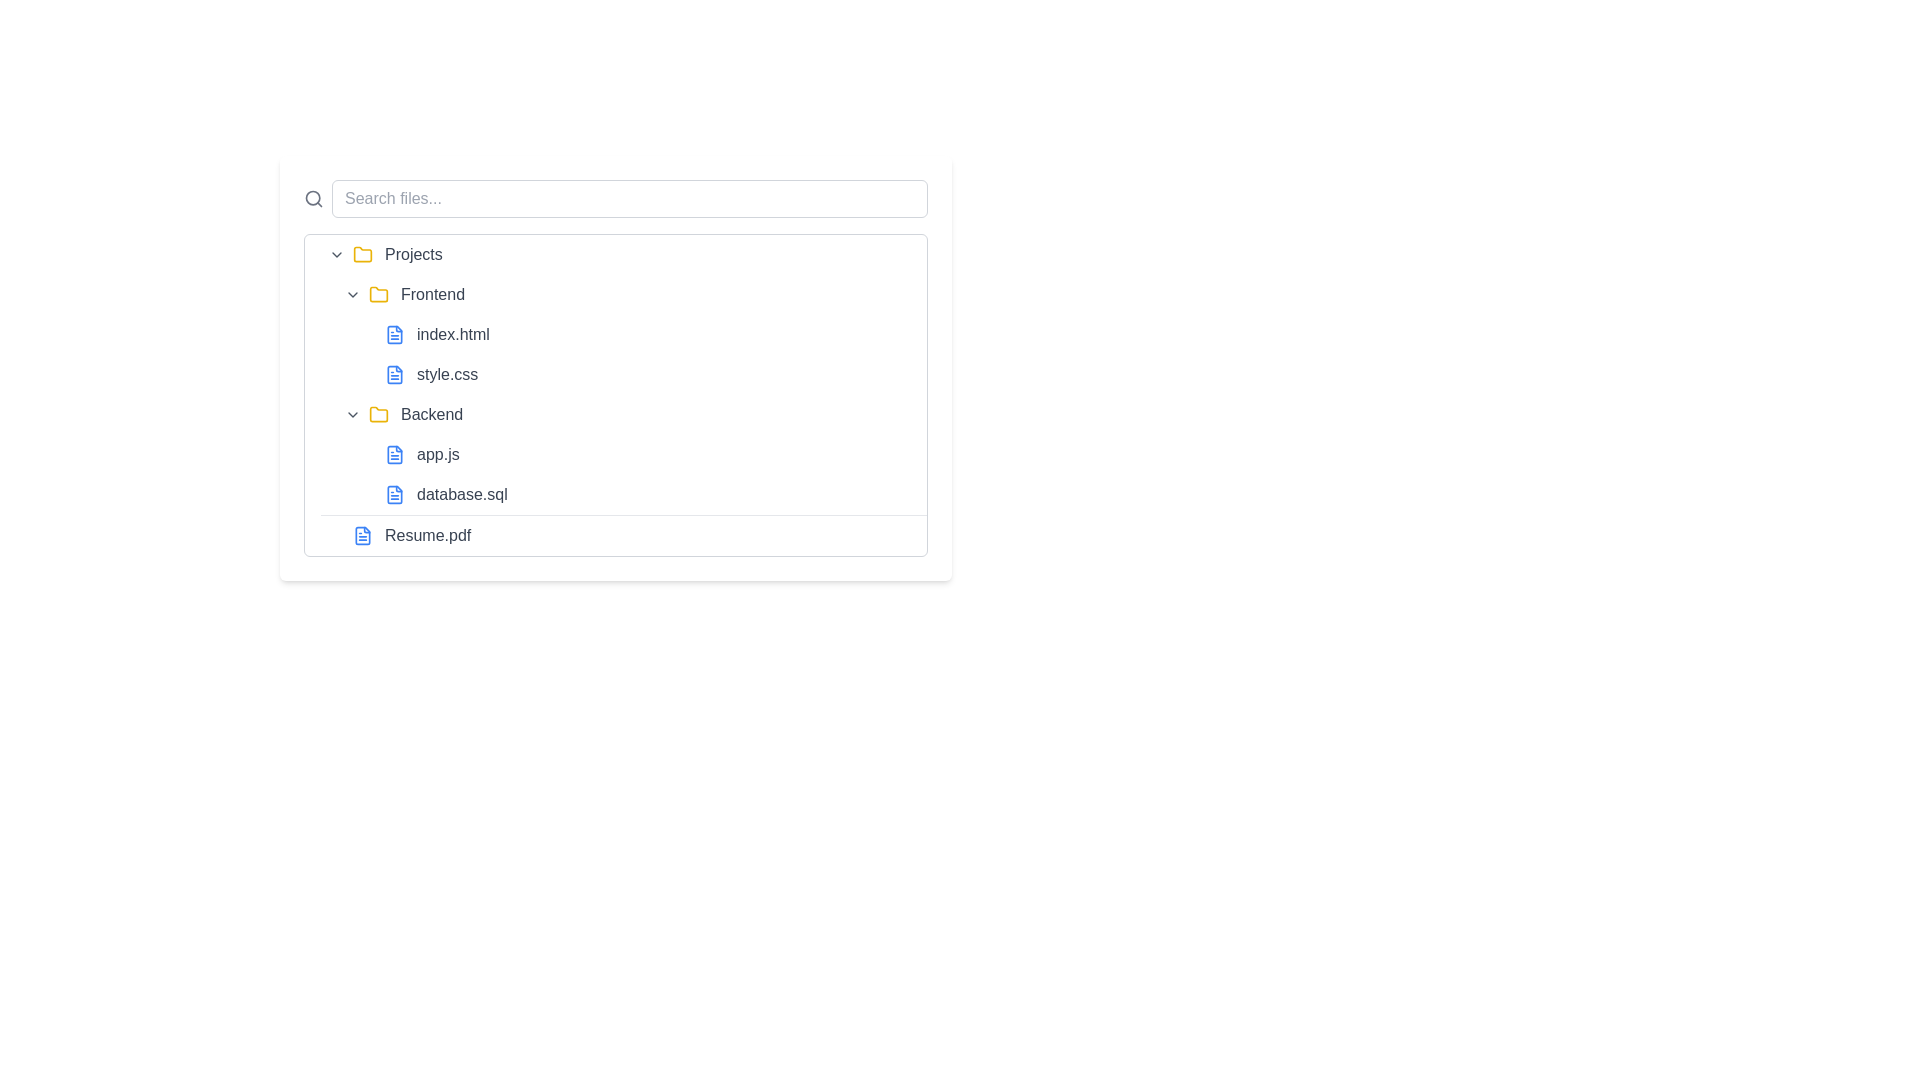 The width and height of the screenshot is (1920, 1080). I want to click on the folder icon with a yellow outline located to the left of the text 'Projects' in the file navigation interface, so click(363, 253).